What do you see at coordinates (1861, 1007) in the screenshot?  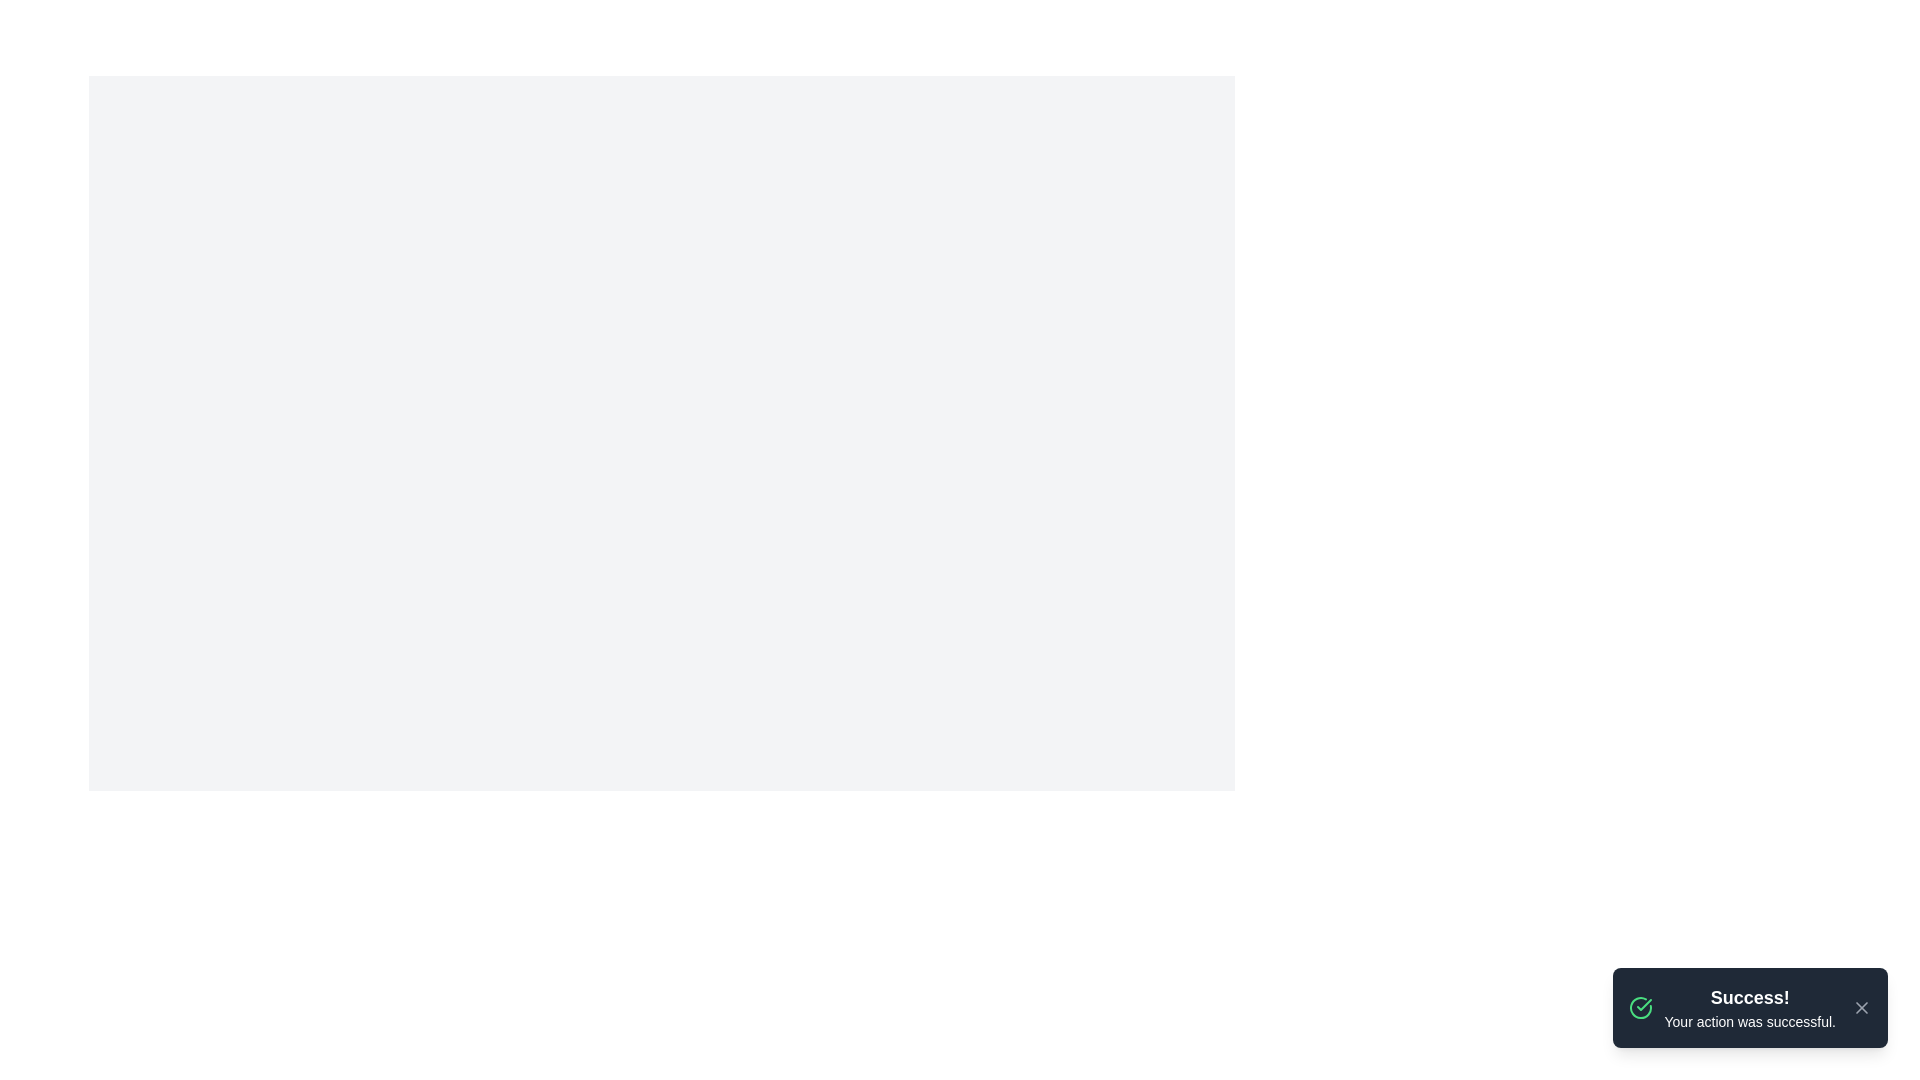 I see `the small gray circular button with an 'X' icon located in the bottom right corner of the notification pane` at bounding box center [1861, 1007].